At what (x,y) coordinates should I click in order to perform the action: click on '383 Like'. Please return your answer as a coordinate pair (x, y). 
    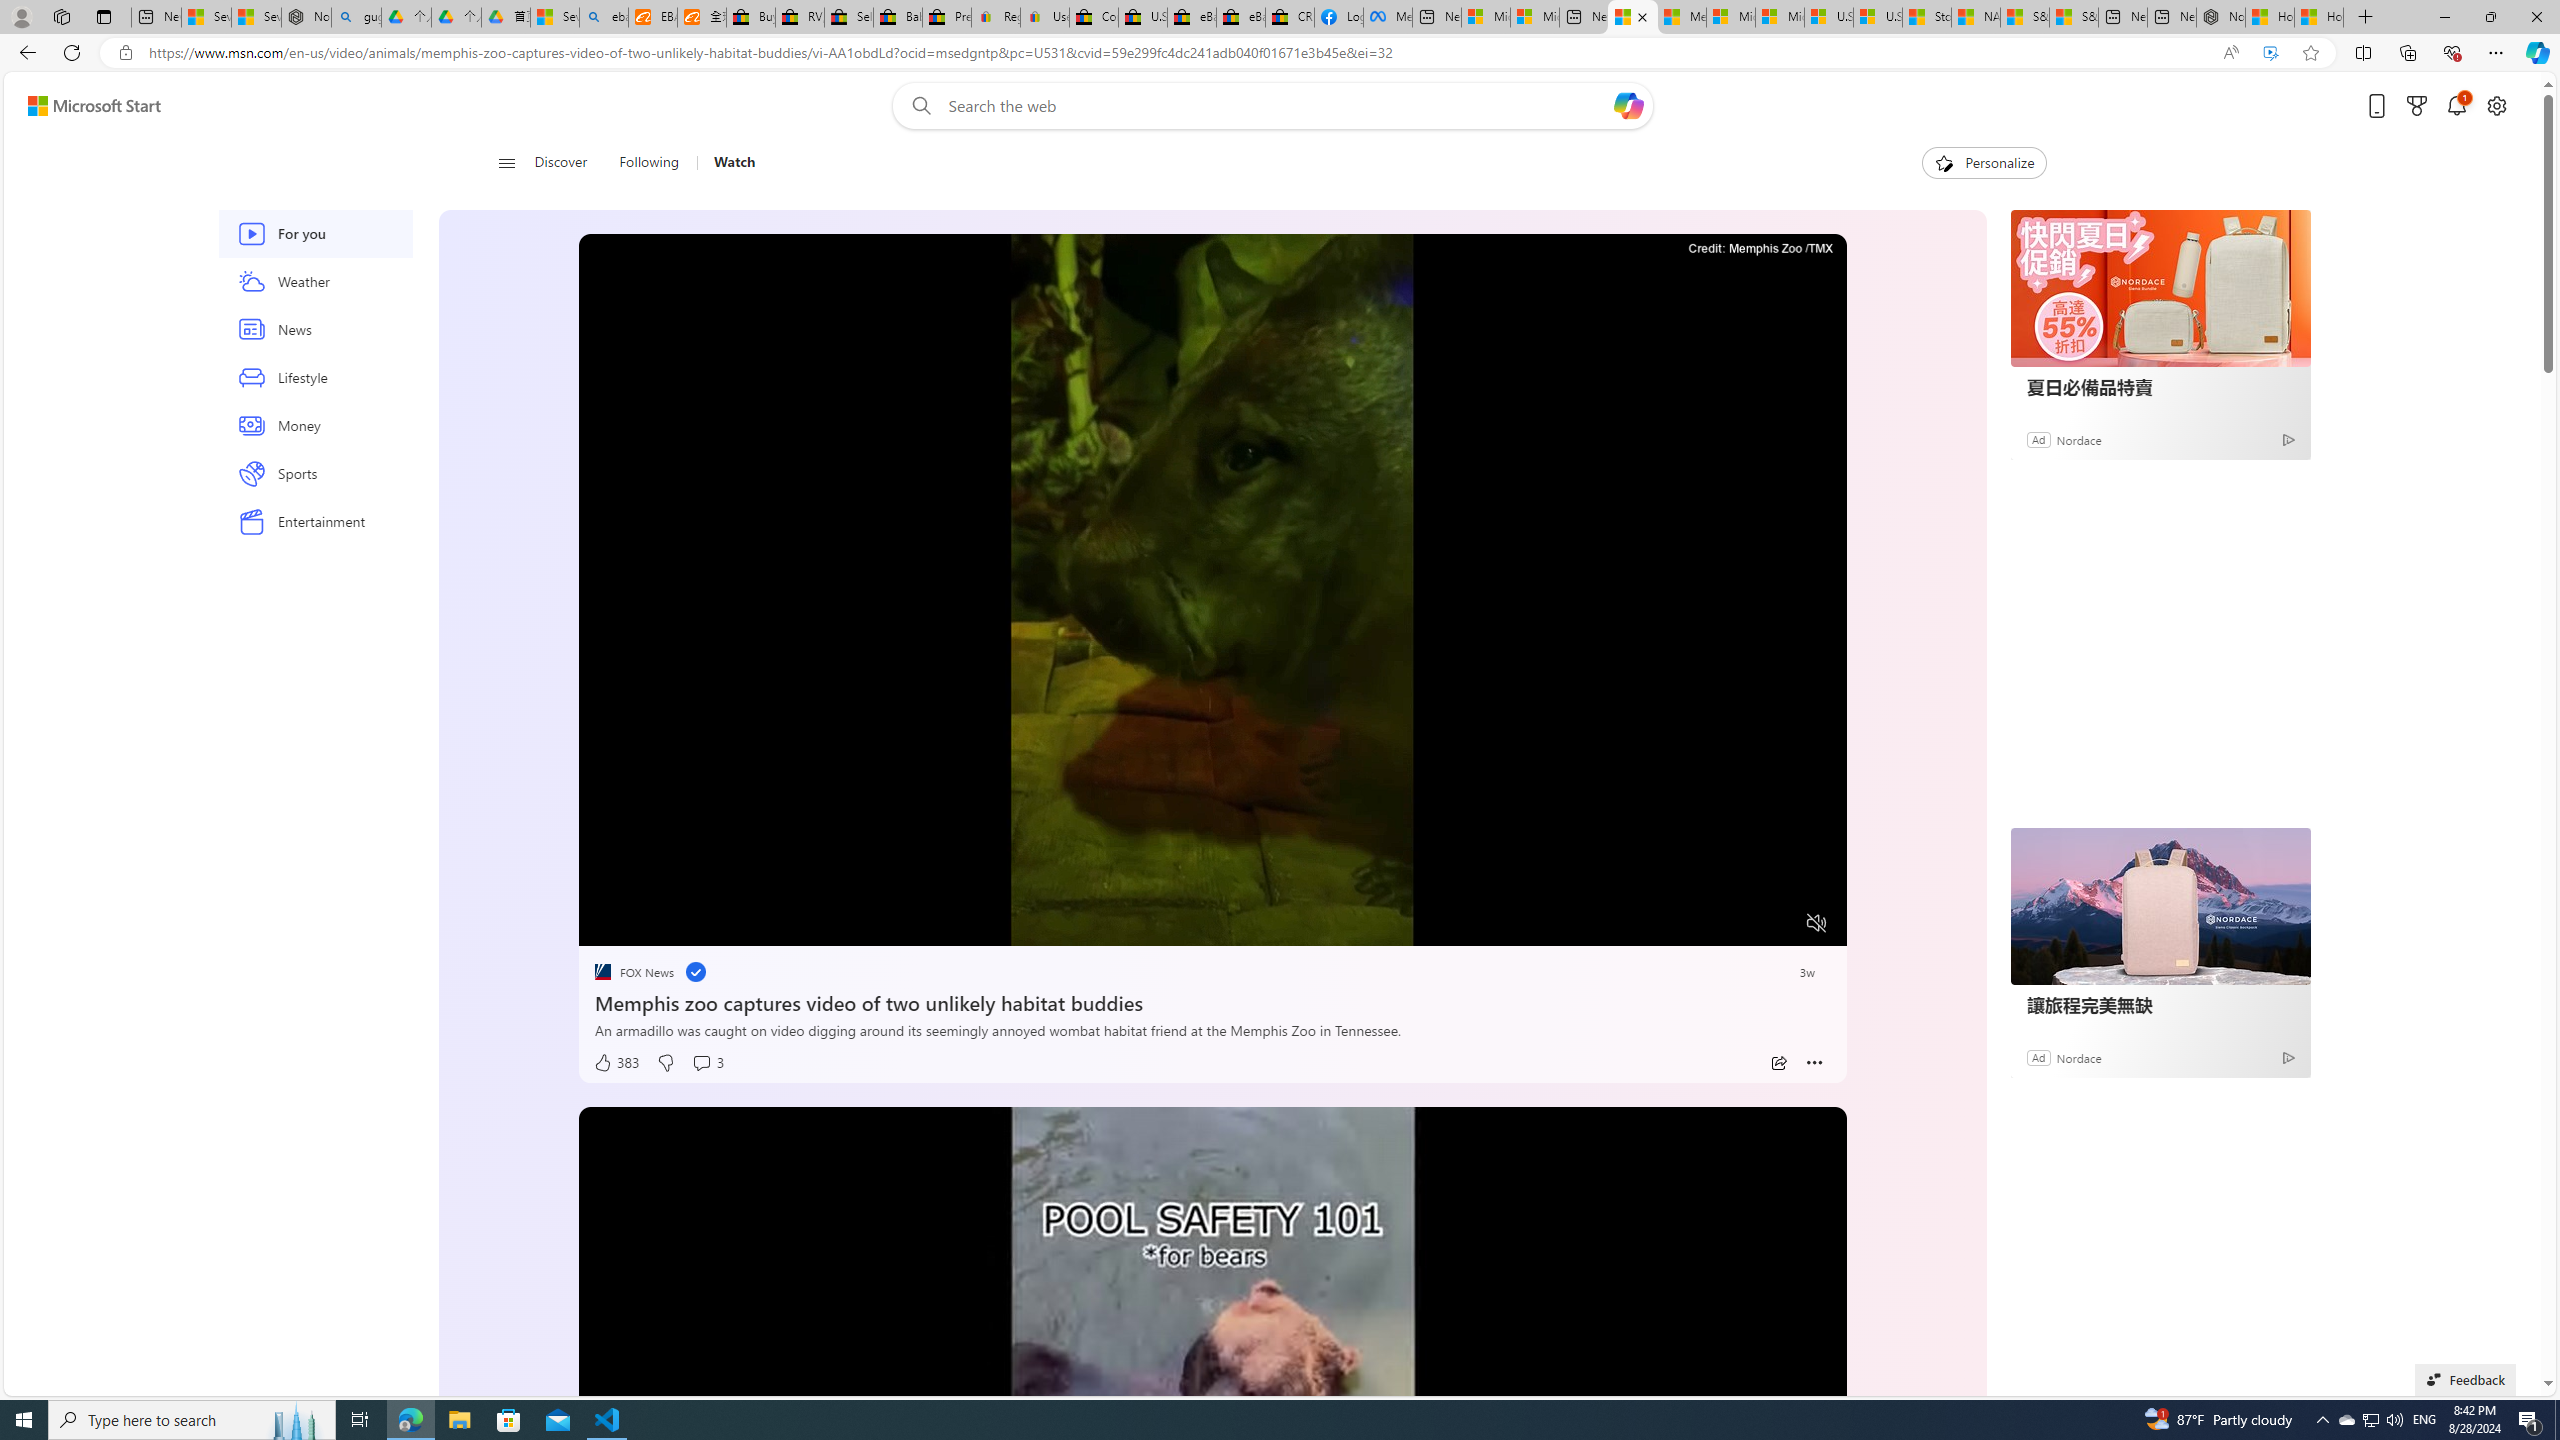
    Looking at the image, I should click on (615, 1062).